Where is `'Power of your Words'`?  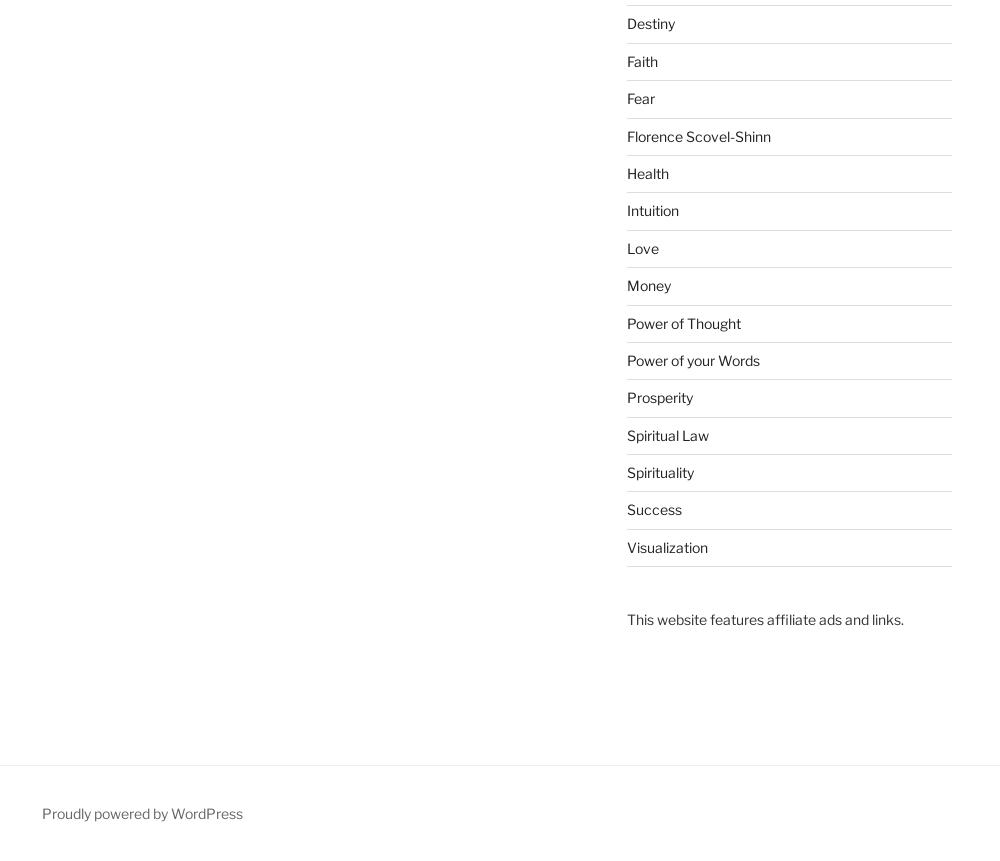 'Power of your Words' is located at coordinates (691, 358).